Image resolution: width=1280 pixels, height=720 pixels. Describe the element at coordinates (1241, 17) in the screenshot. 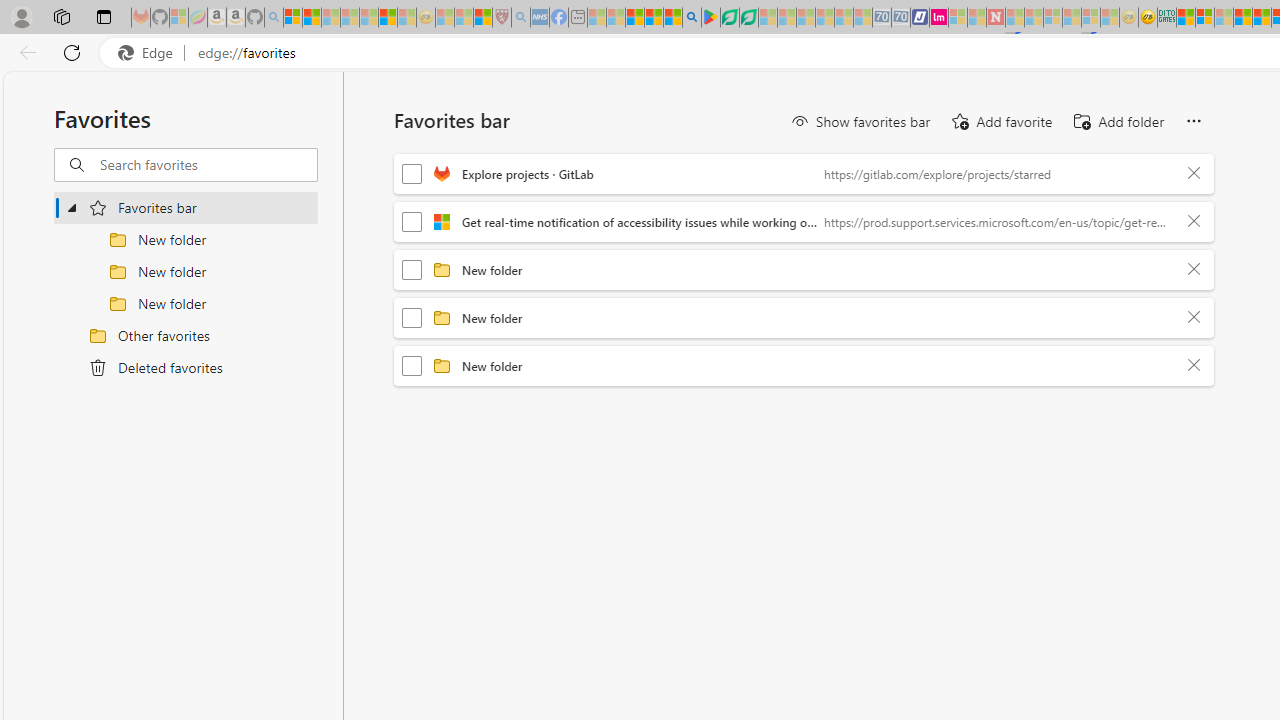

I see `'Expert Portfolios'` at that location.